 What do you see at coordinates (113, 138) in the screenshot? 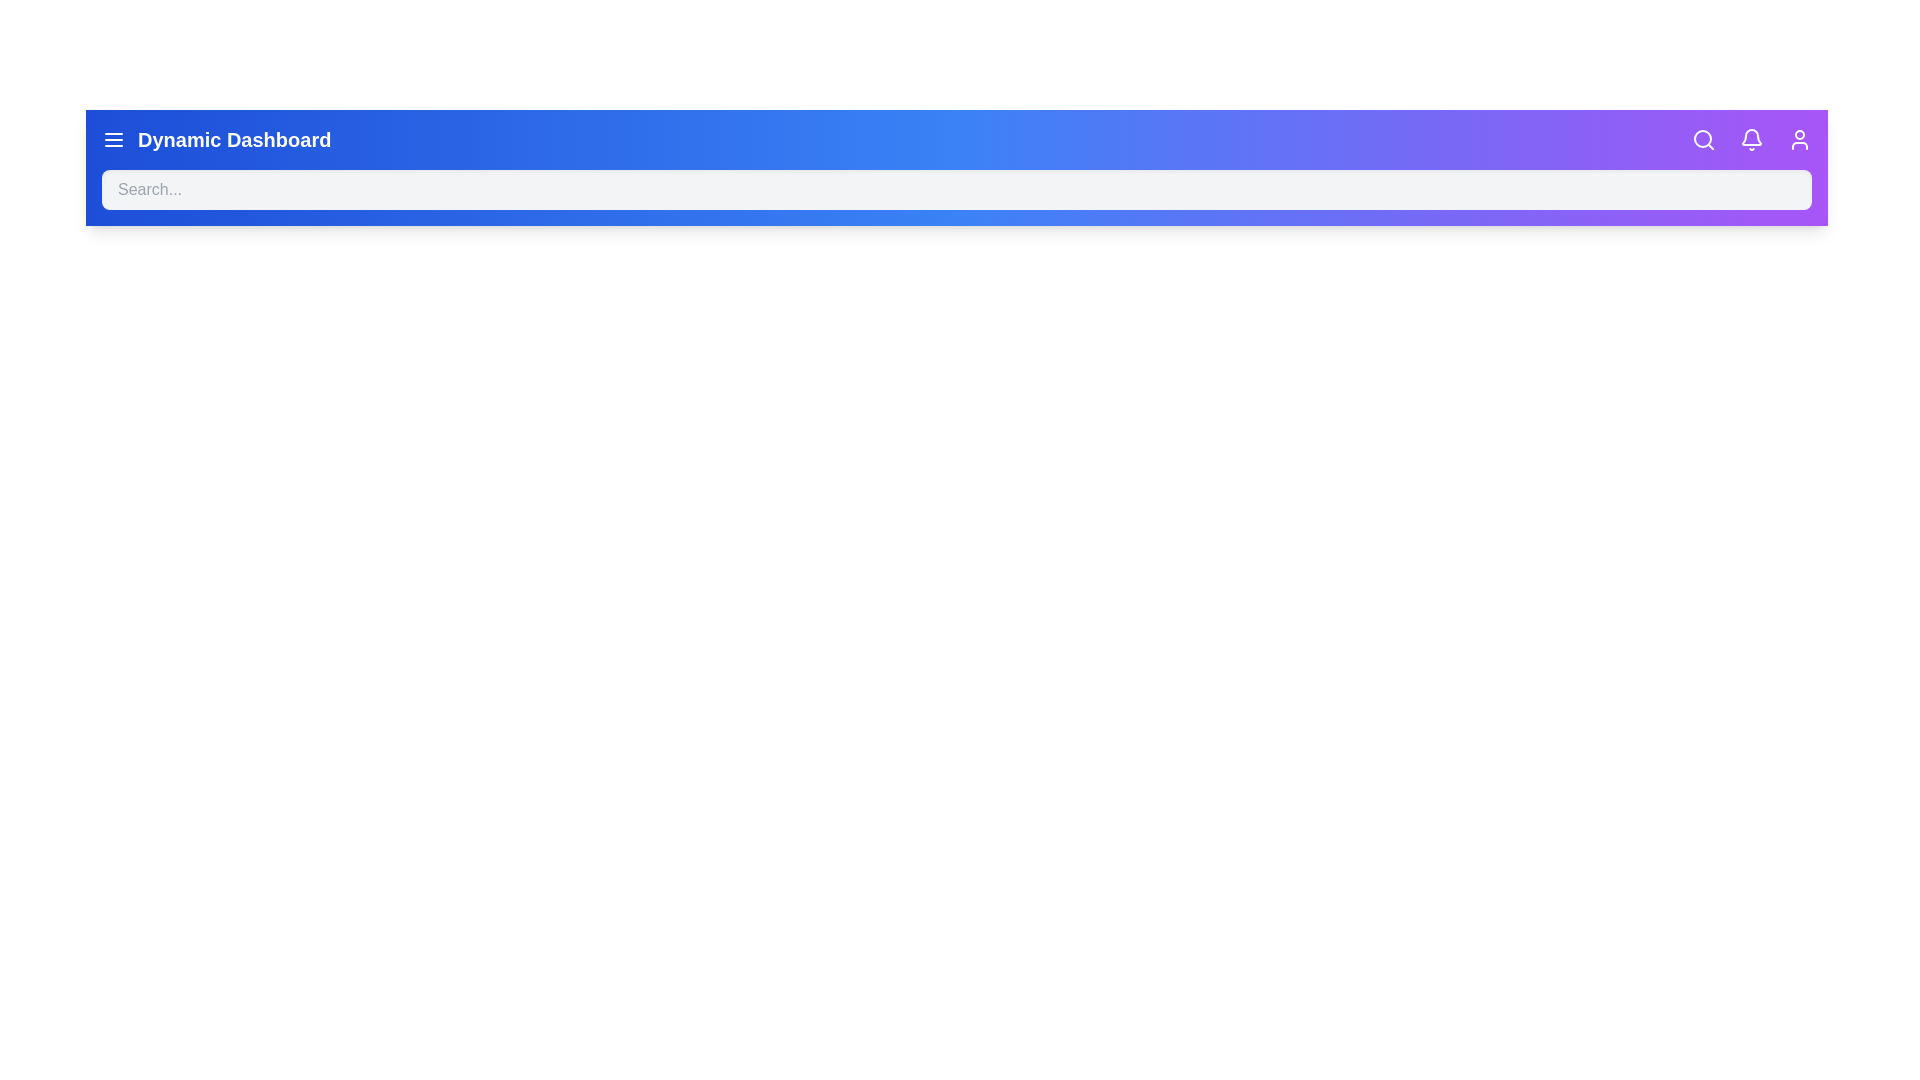
I see `the menu icon to open the navigation options` at bounding box center [113, 138].